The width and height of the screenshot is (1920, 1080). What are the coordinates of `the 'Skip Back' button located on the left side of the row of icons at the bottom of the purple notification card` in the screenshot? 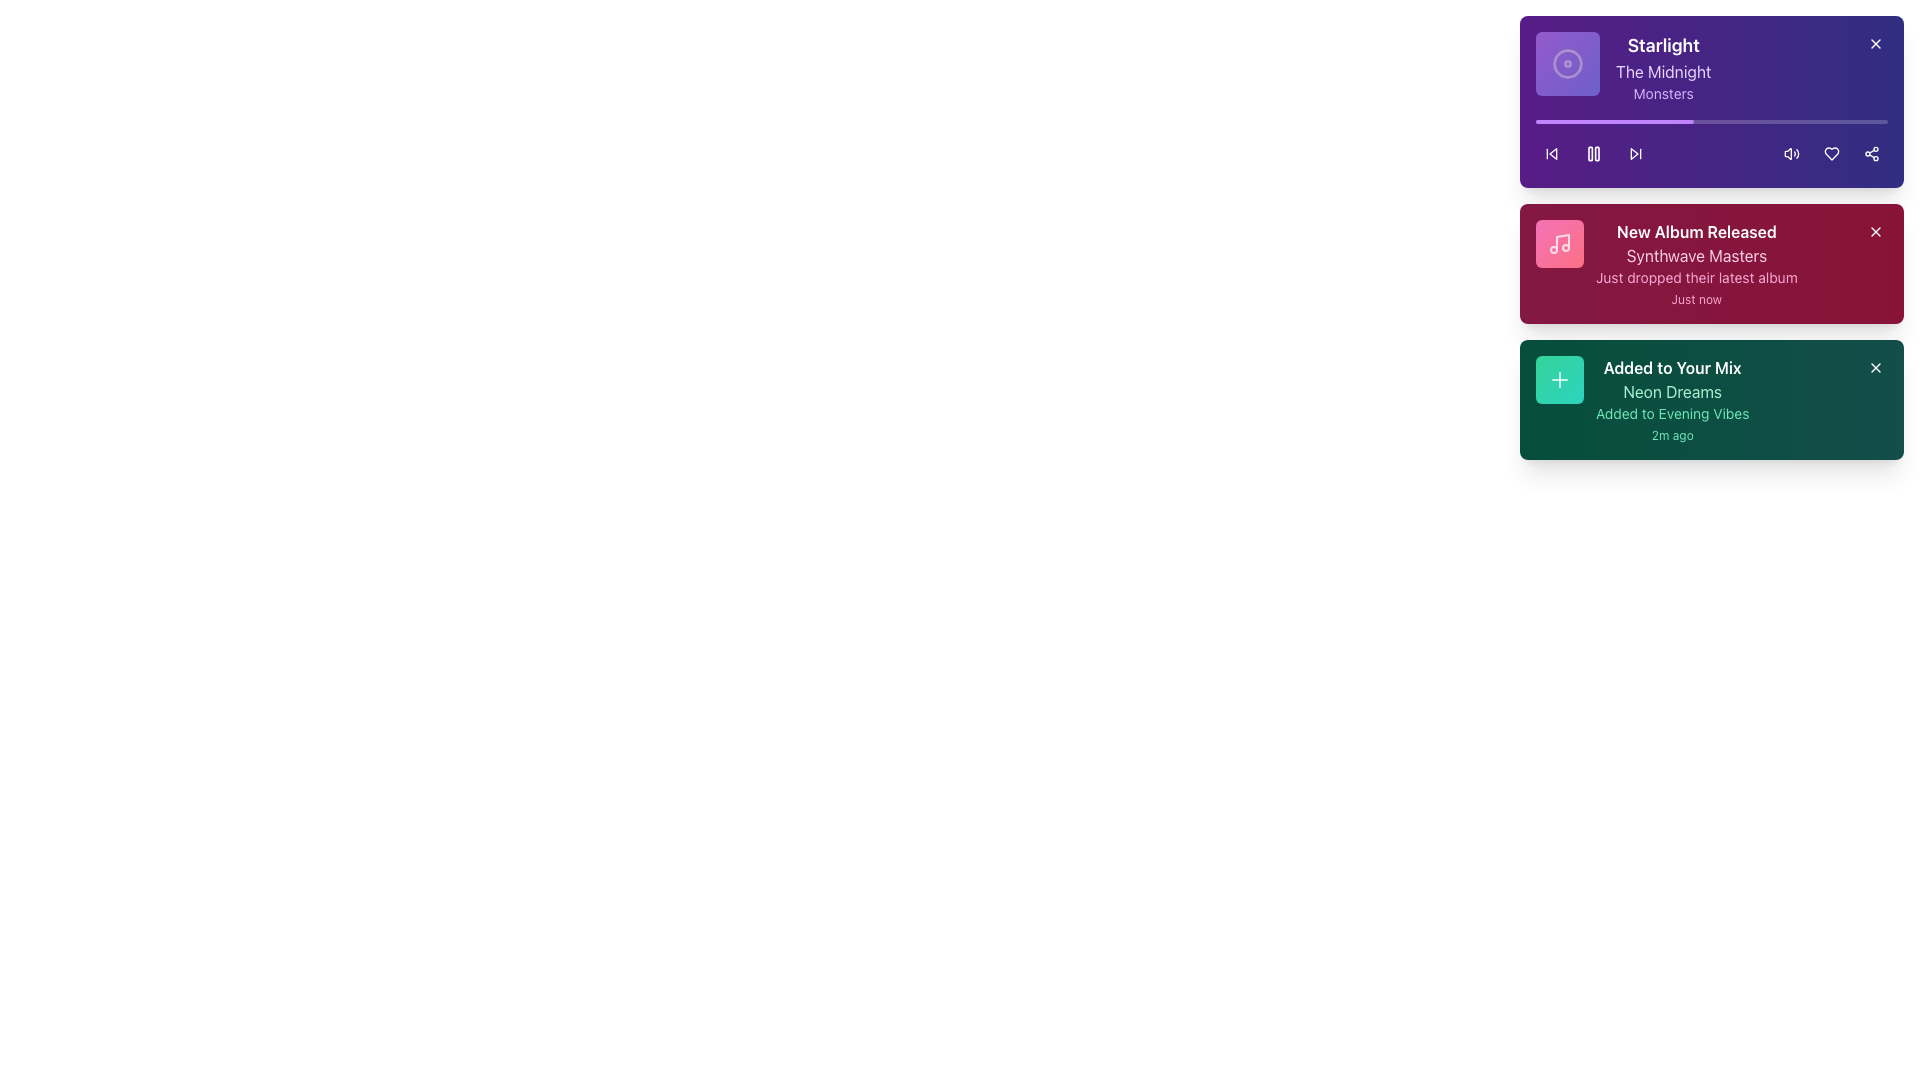 It's located at (1550, 153).